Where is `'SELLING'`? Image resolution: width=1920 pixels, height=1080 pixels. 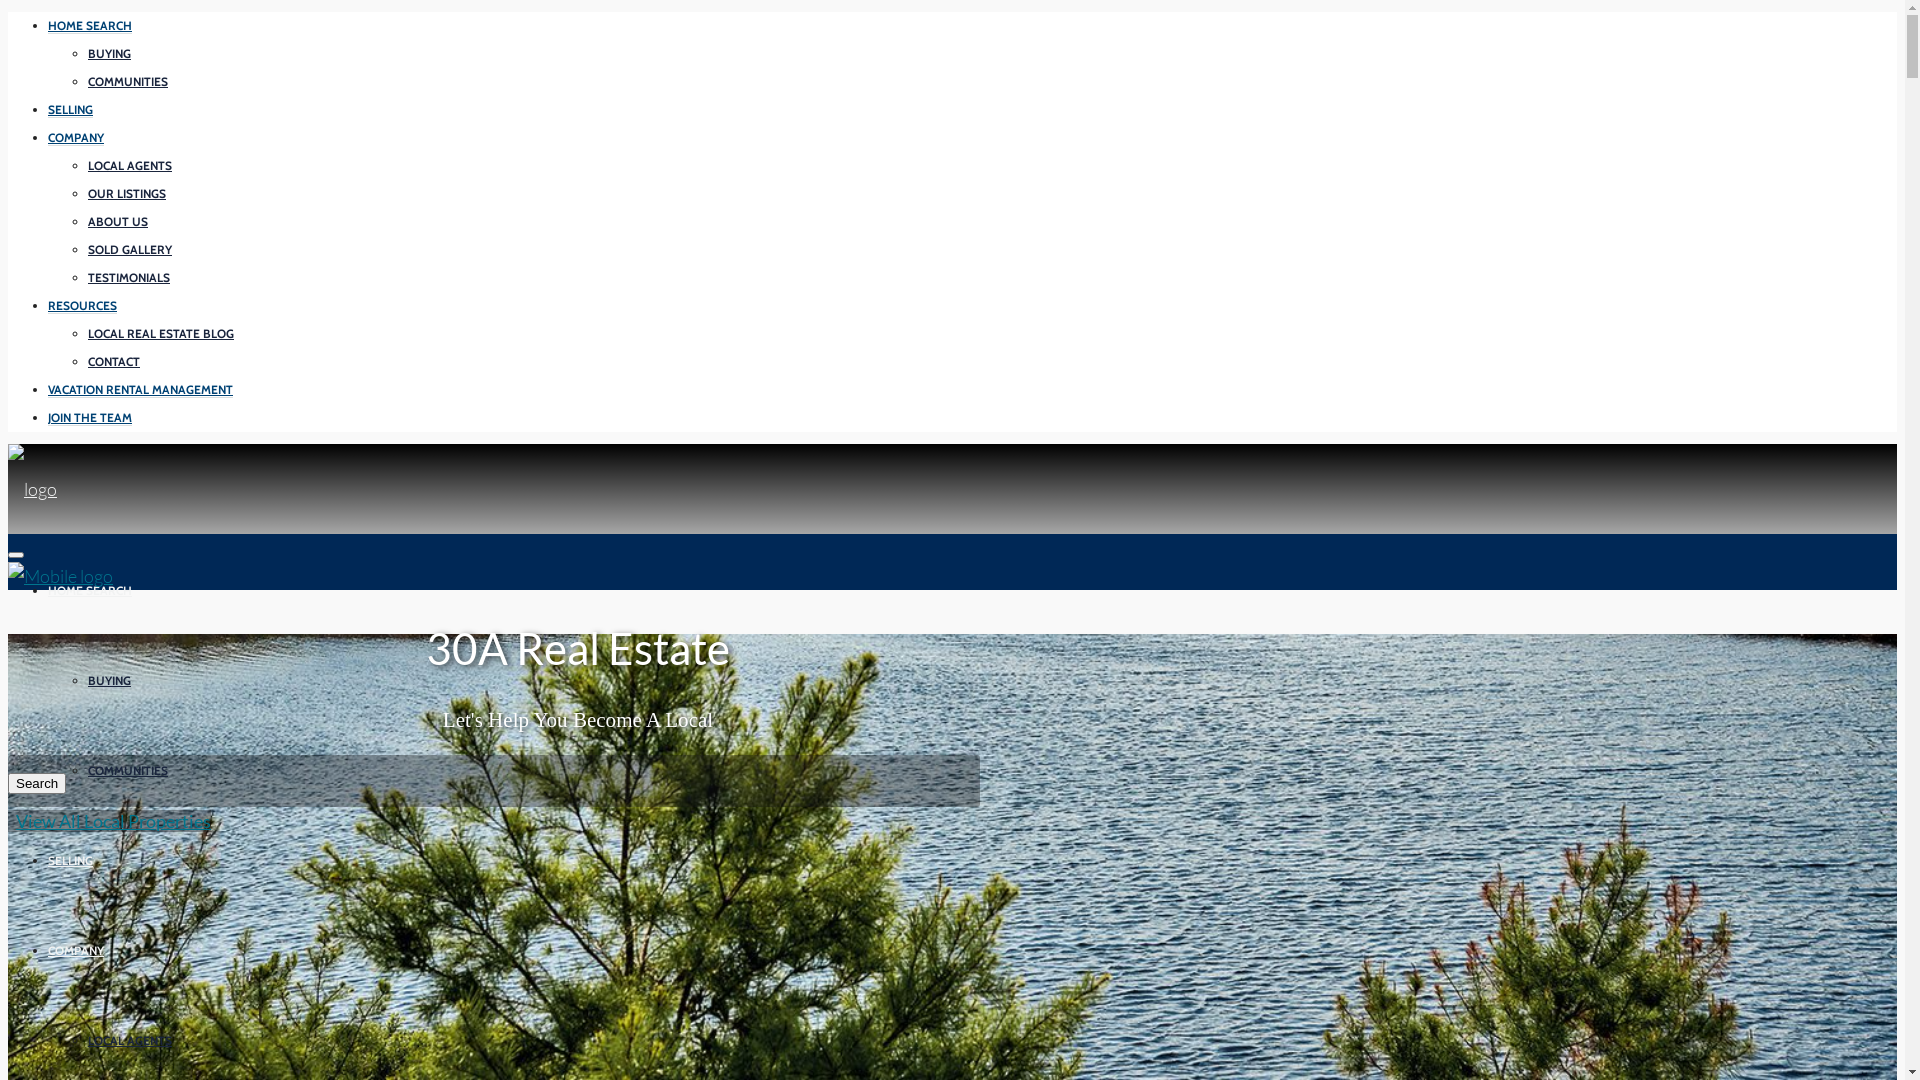 'SELLING' is located at coordinates (70, 859).